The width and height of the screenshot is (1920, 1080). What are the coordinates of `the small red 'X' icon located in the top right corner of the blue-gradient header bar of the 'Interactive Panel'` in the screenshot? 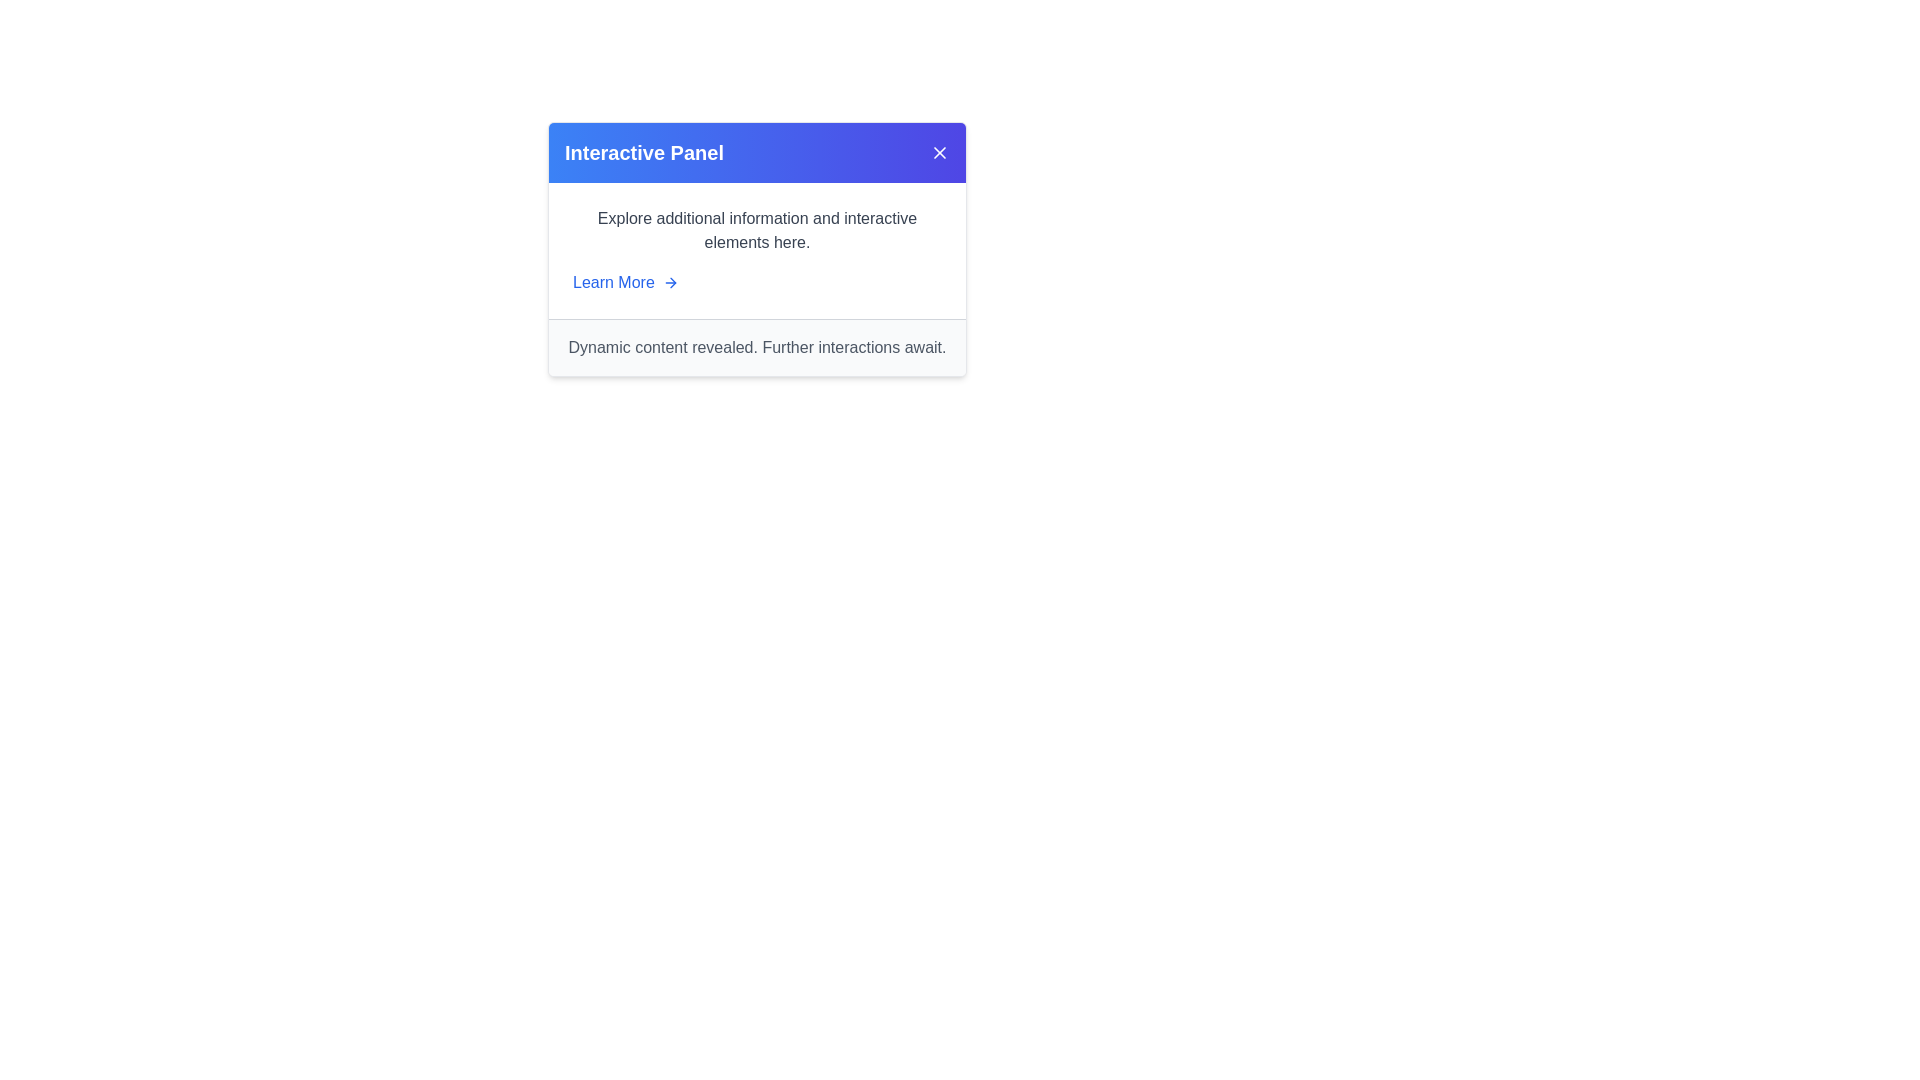 It's located at (939, 152).